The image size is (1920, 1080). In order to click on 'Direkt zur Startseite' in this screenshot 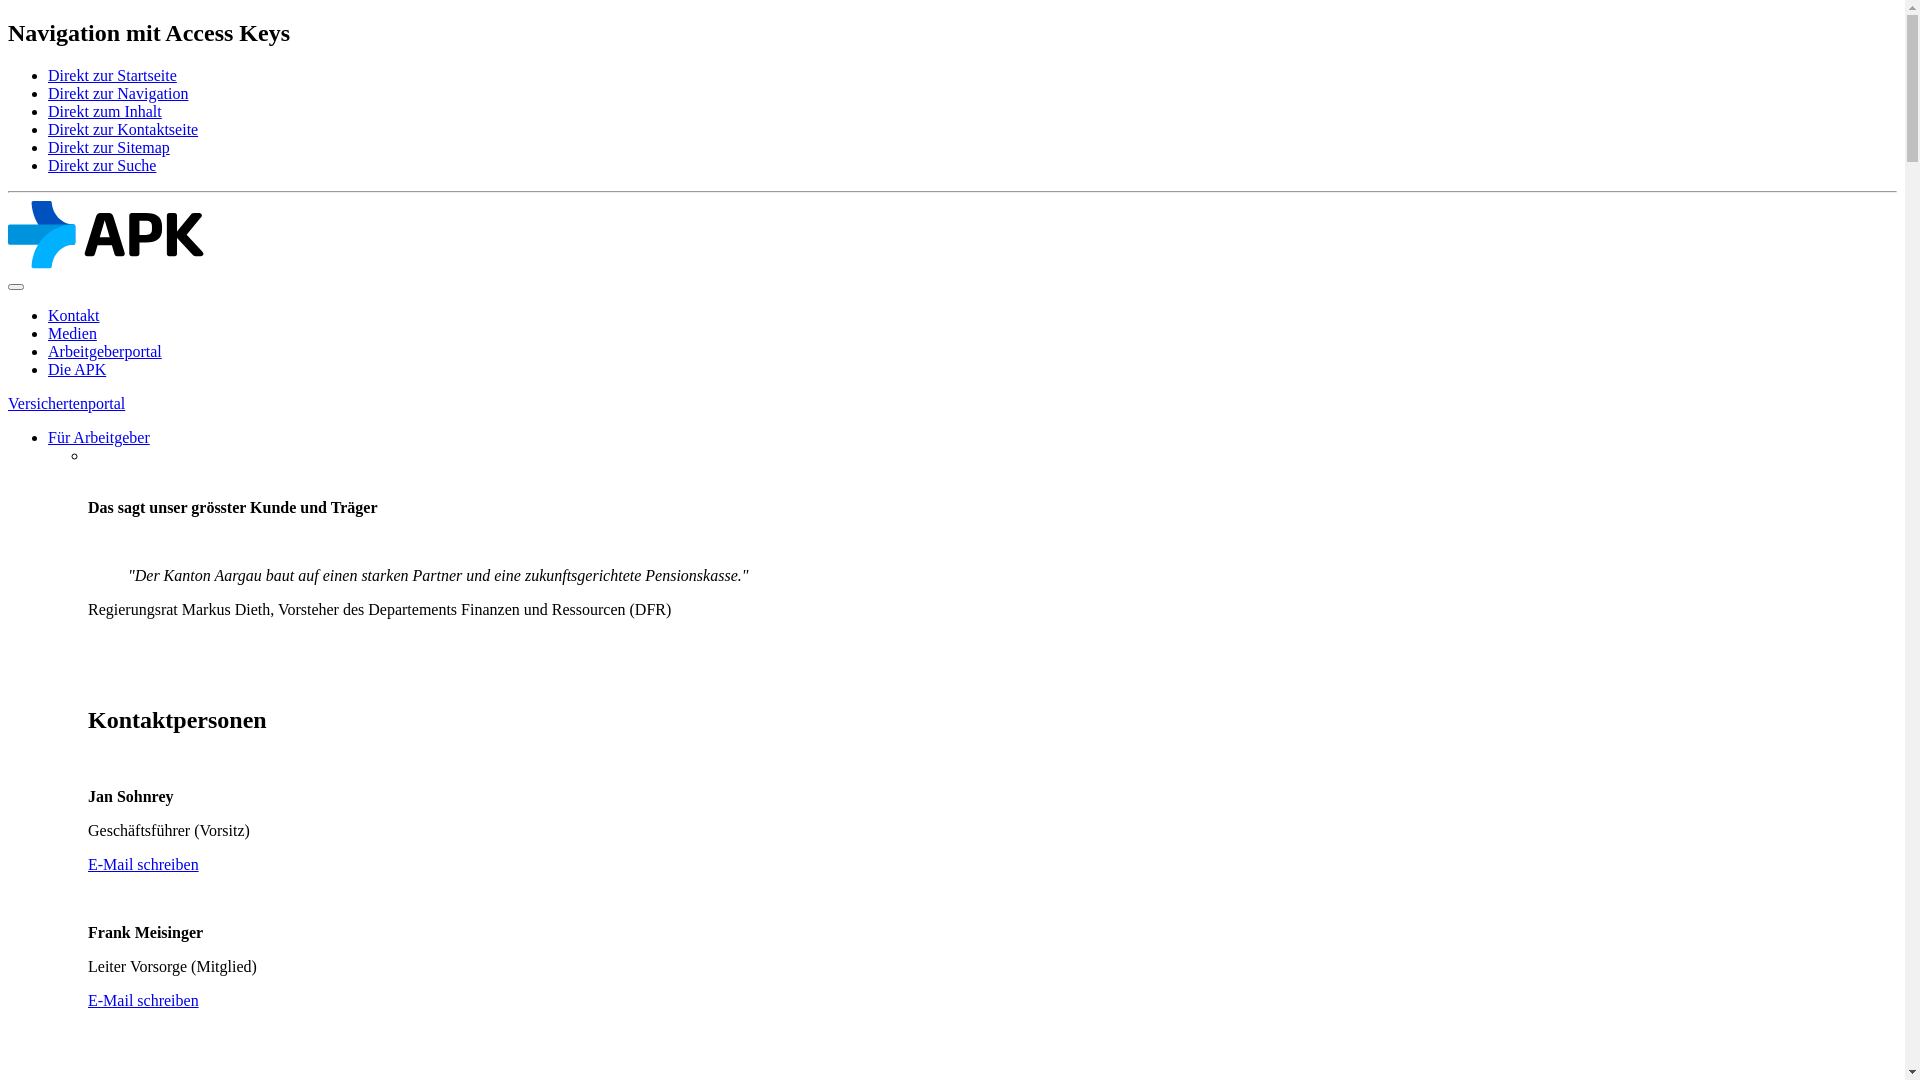, I will do `click(111, 74)`.